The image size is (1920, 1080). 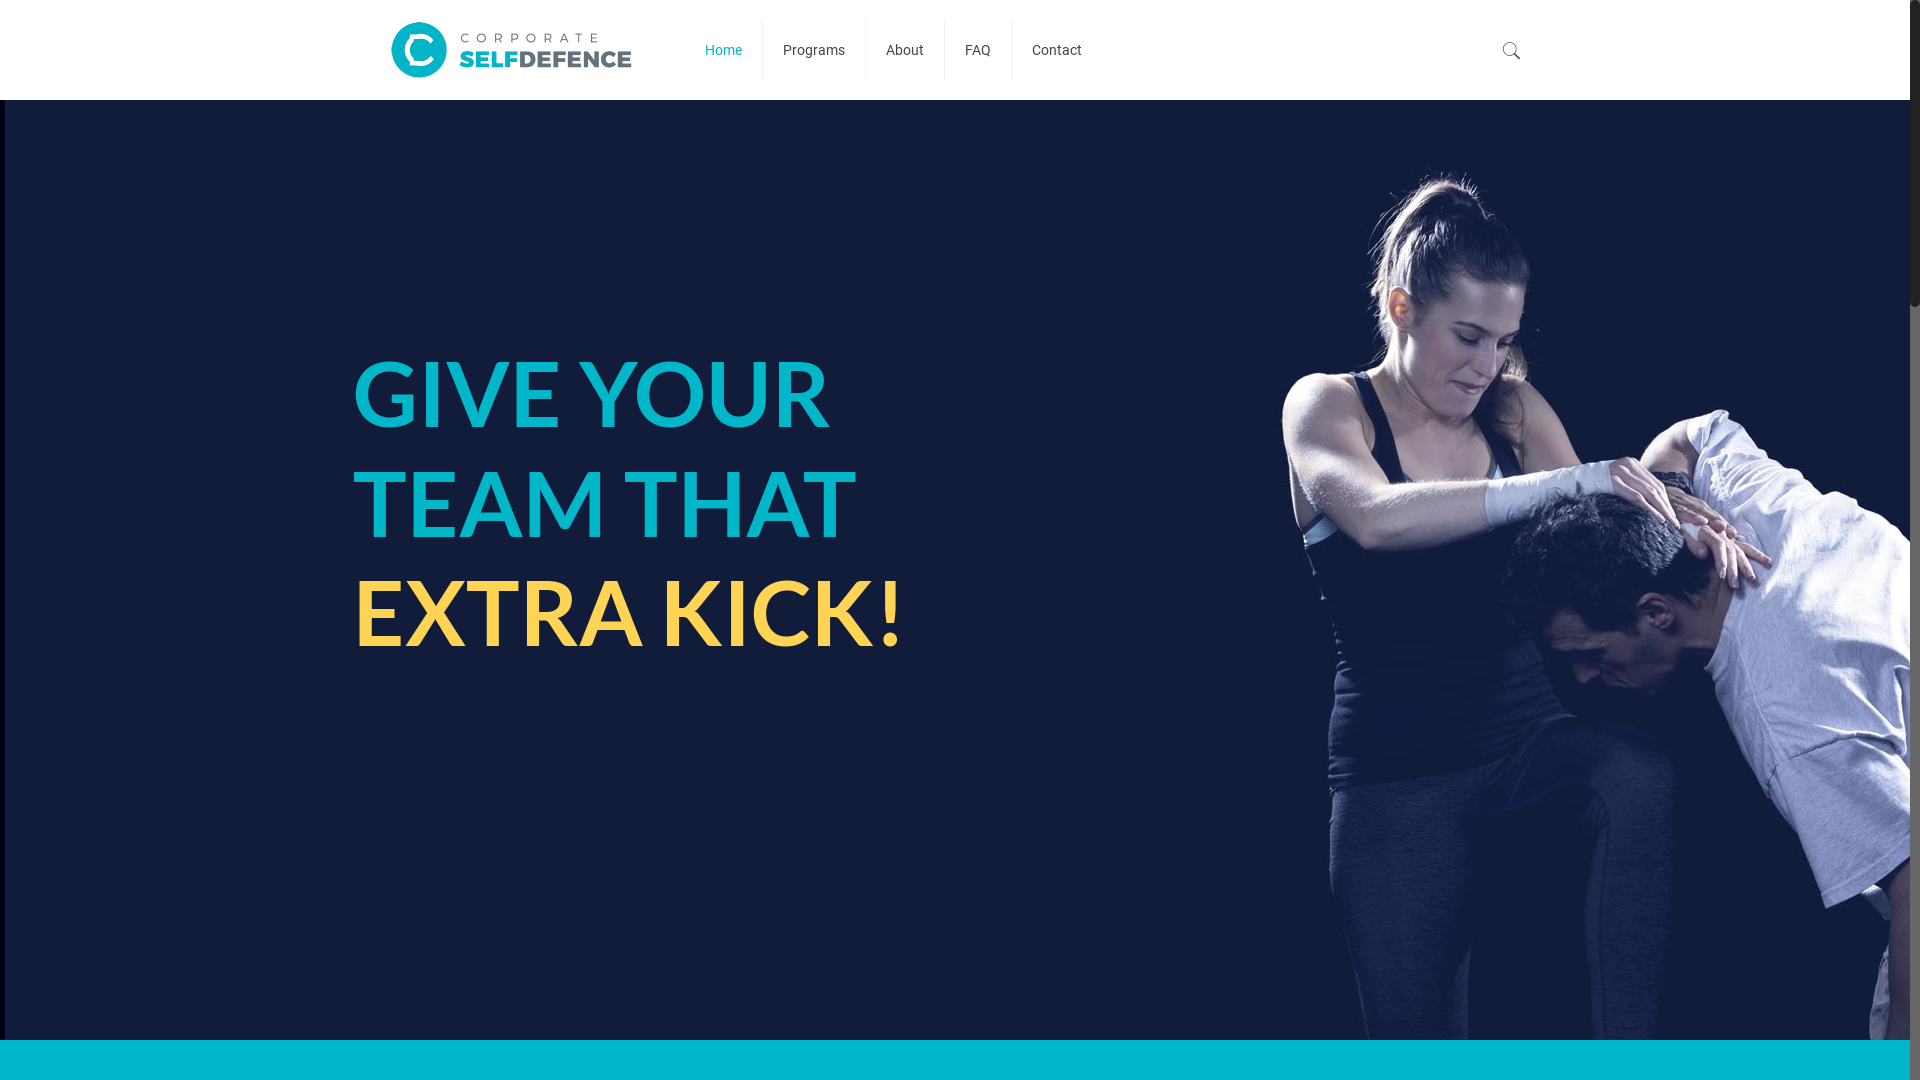 What do you see at coordinates (723, 49) in the screenshot?
I see `'Home'` at bounding box center [723, 49].